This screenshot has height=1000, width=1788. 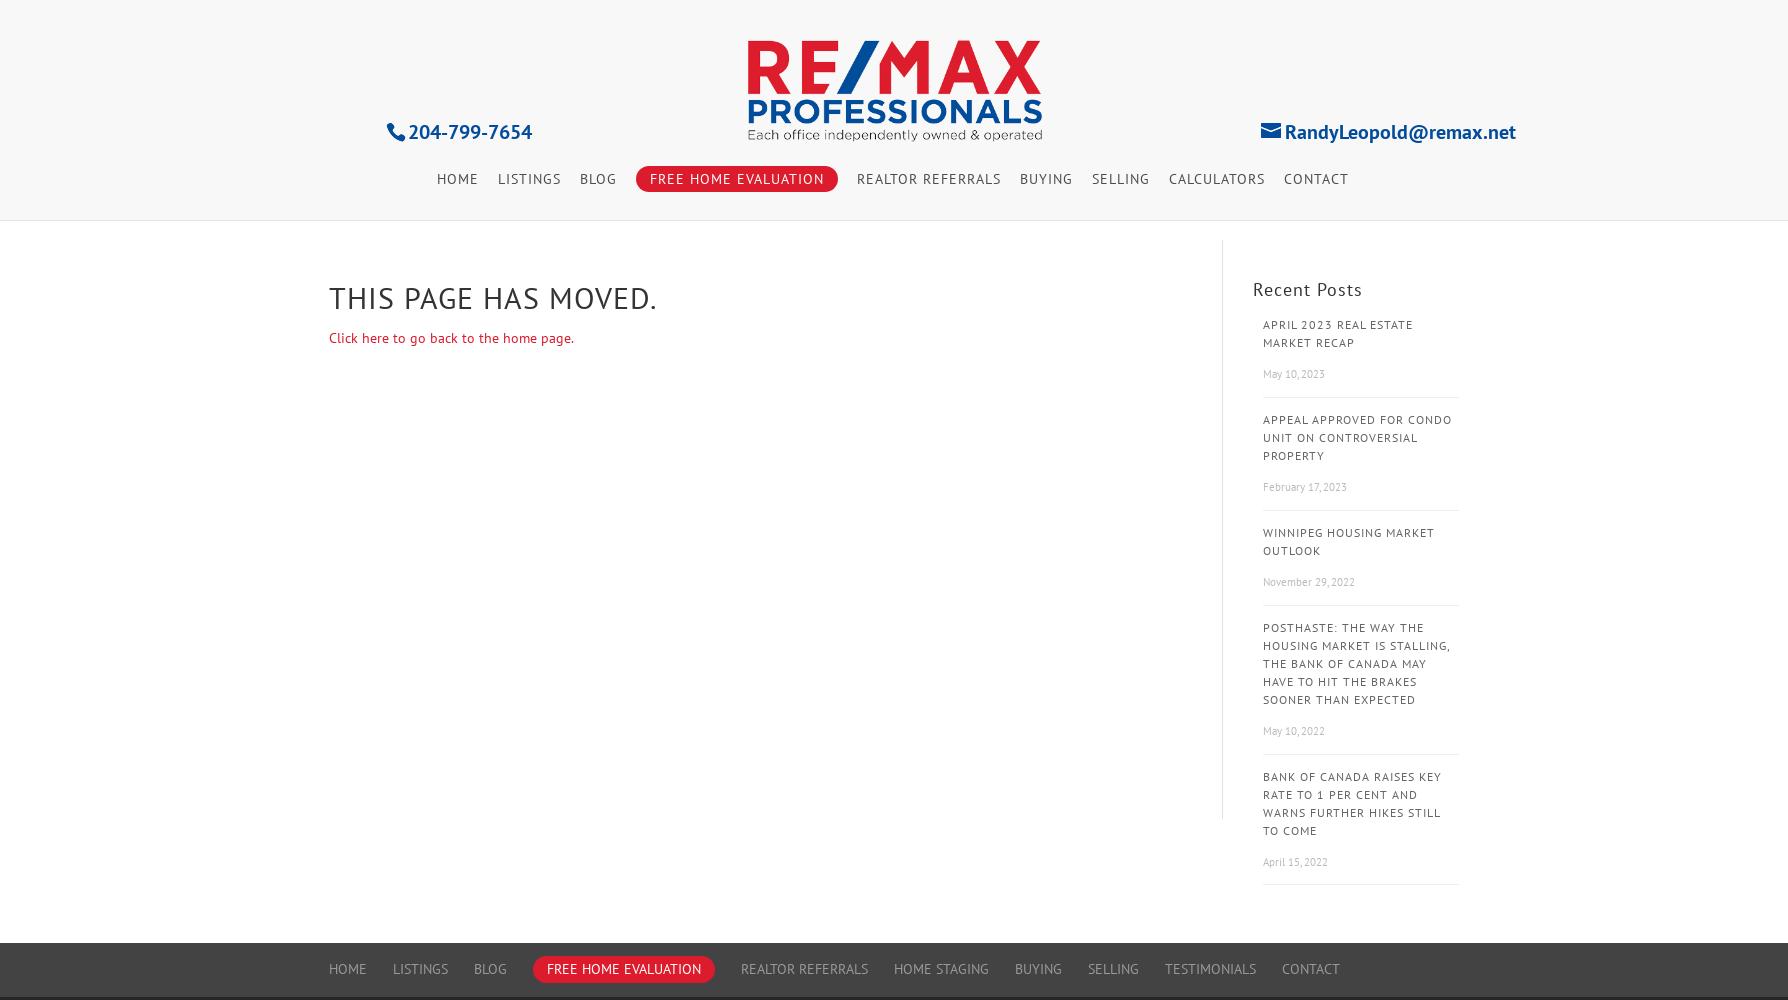 I want to click on 'Home Staging', so click(x=941, y=968).